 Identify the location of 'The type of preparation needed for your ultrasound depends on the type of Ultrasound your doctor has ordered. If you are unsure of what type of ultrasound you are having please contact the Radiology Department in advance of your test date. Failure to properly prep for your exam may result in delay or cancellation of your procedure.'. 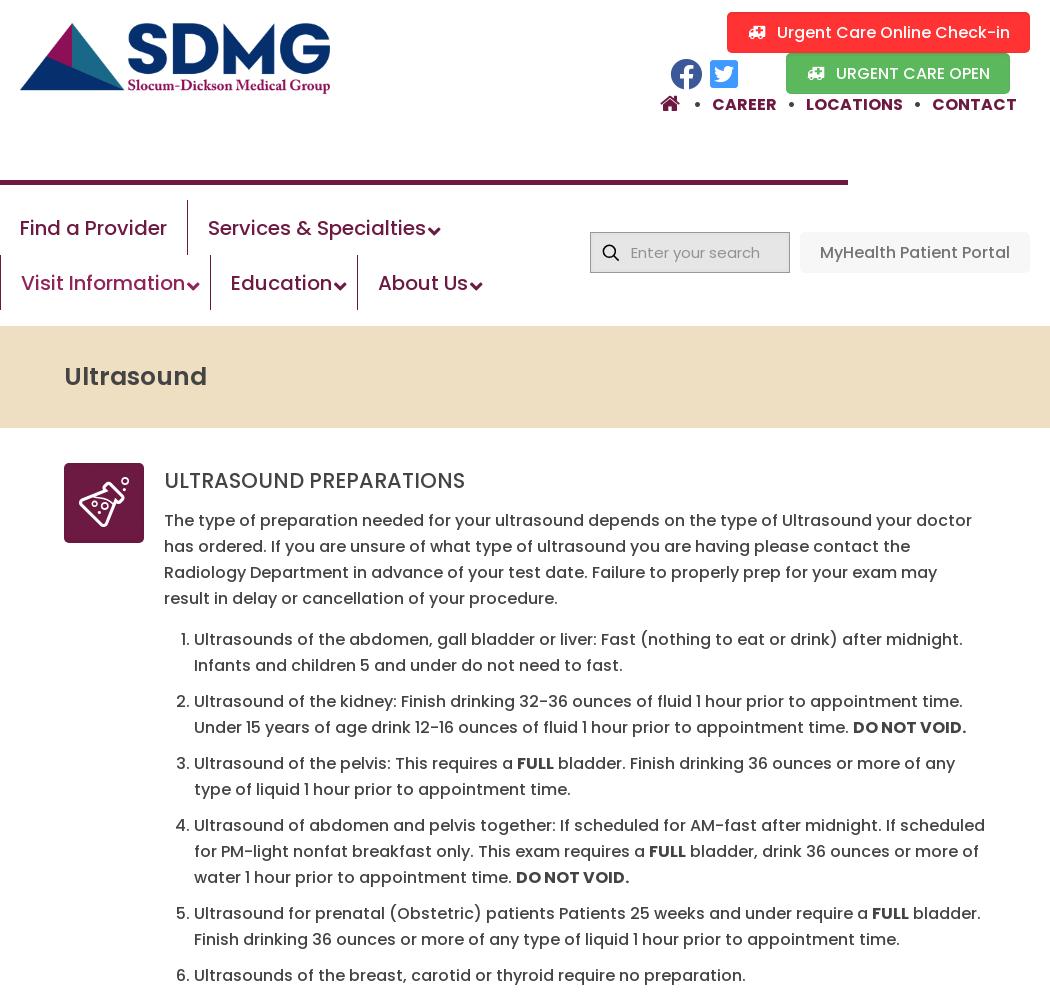
(567, 559).